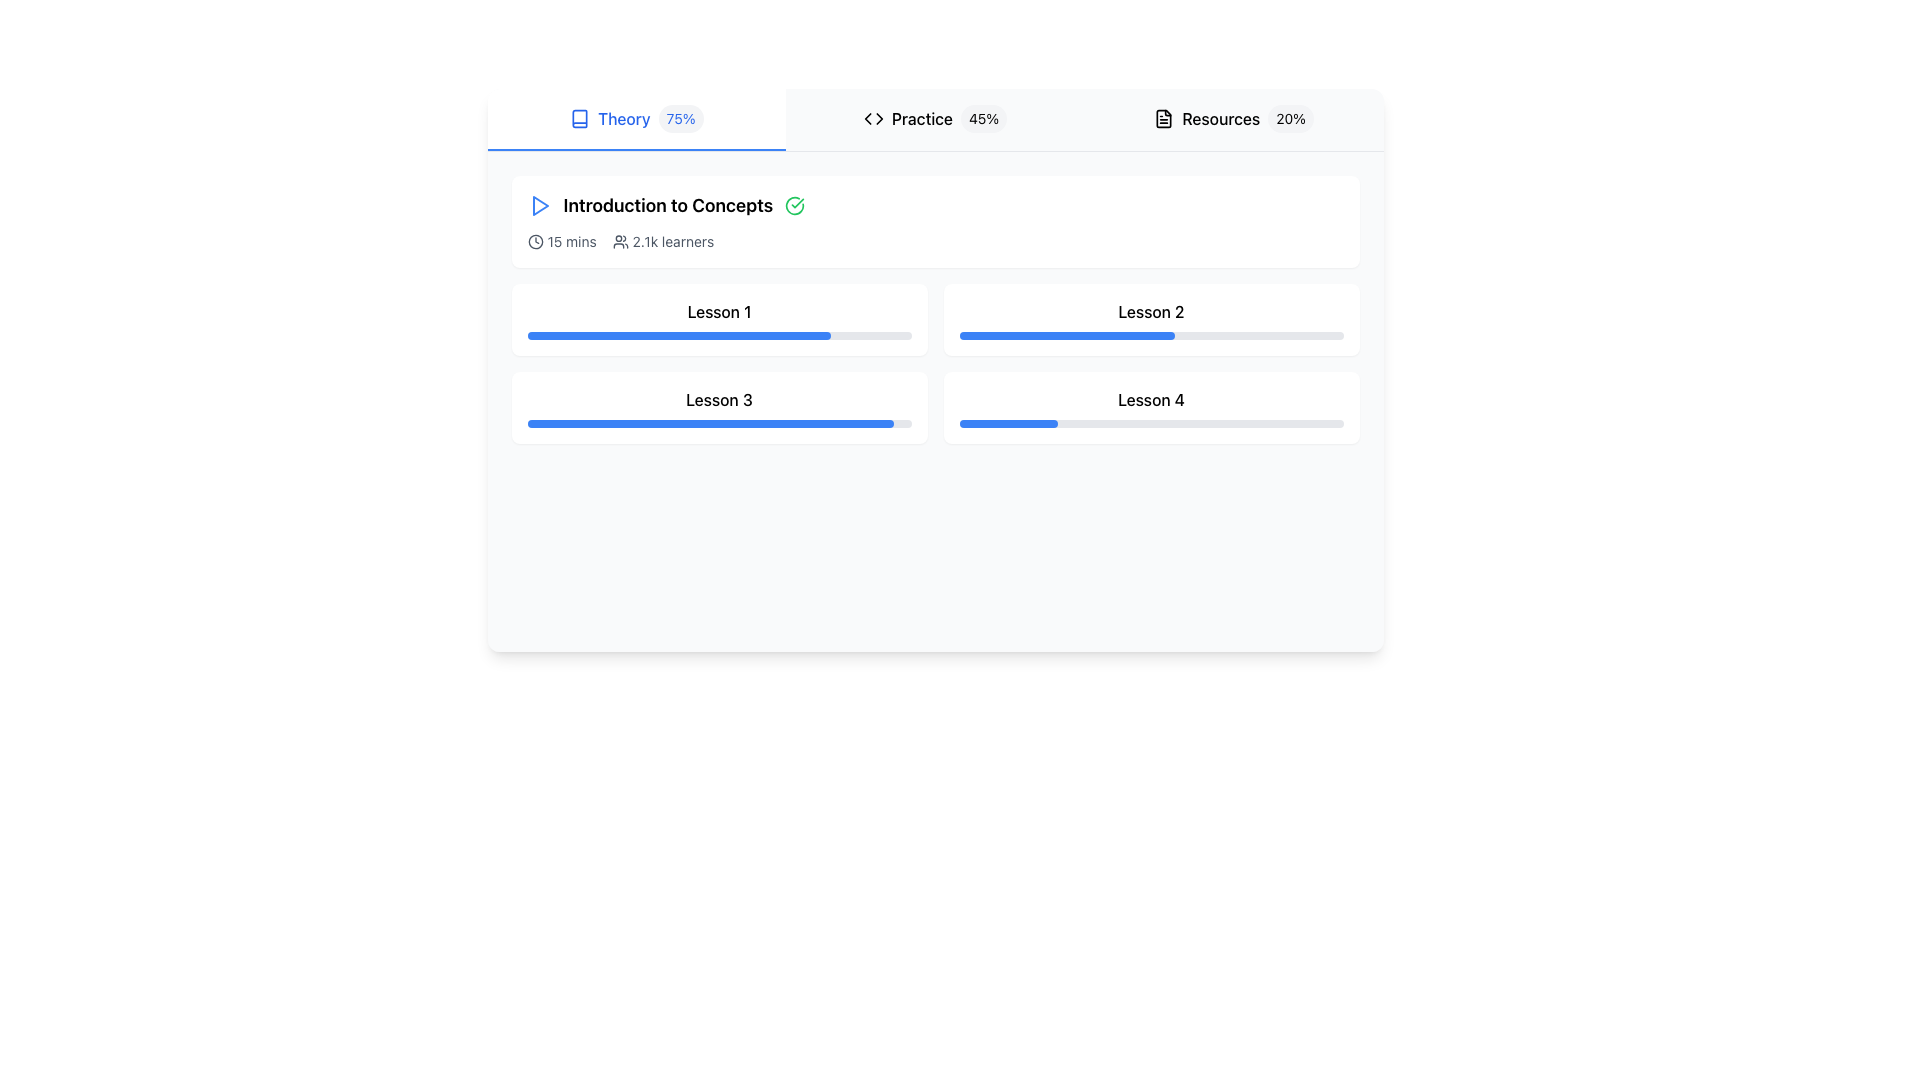 The image size is (1920, 1080). Describe the element at coordinates (663, 241) in the screenshot. I see `textual content of the label displaying '2.1k learners' which is part of a horizontal grouping below the title 'Introduction to Concepts'` at that location.